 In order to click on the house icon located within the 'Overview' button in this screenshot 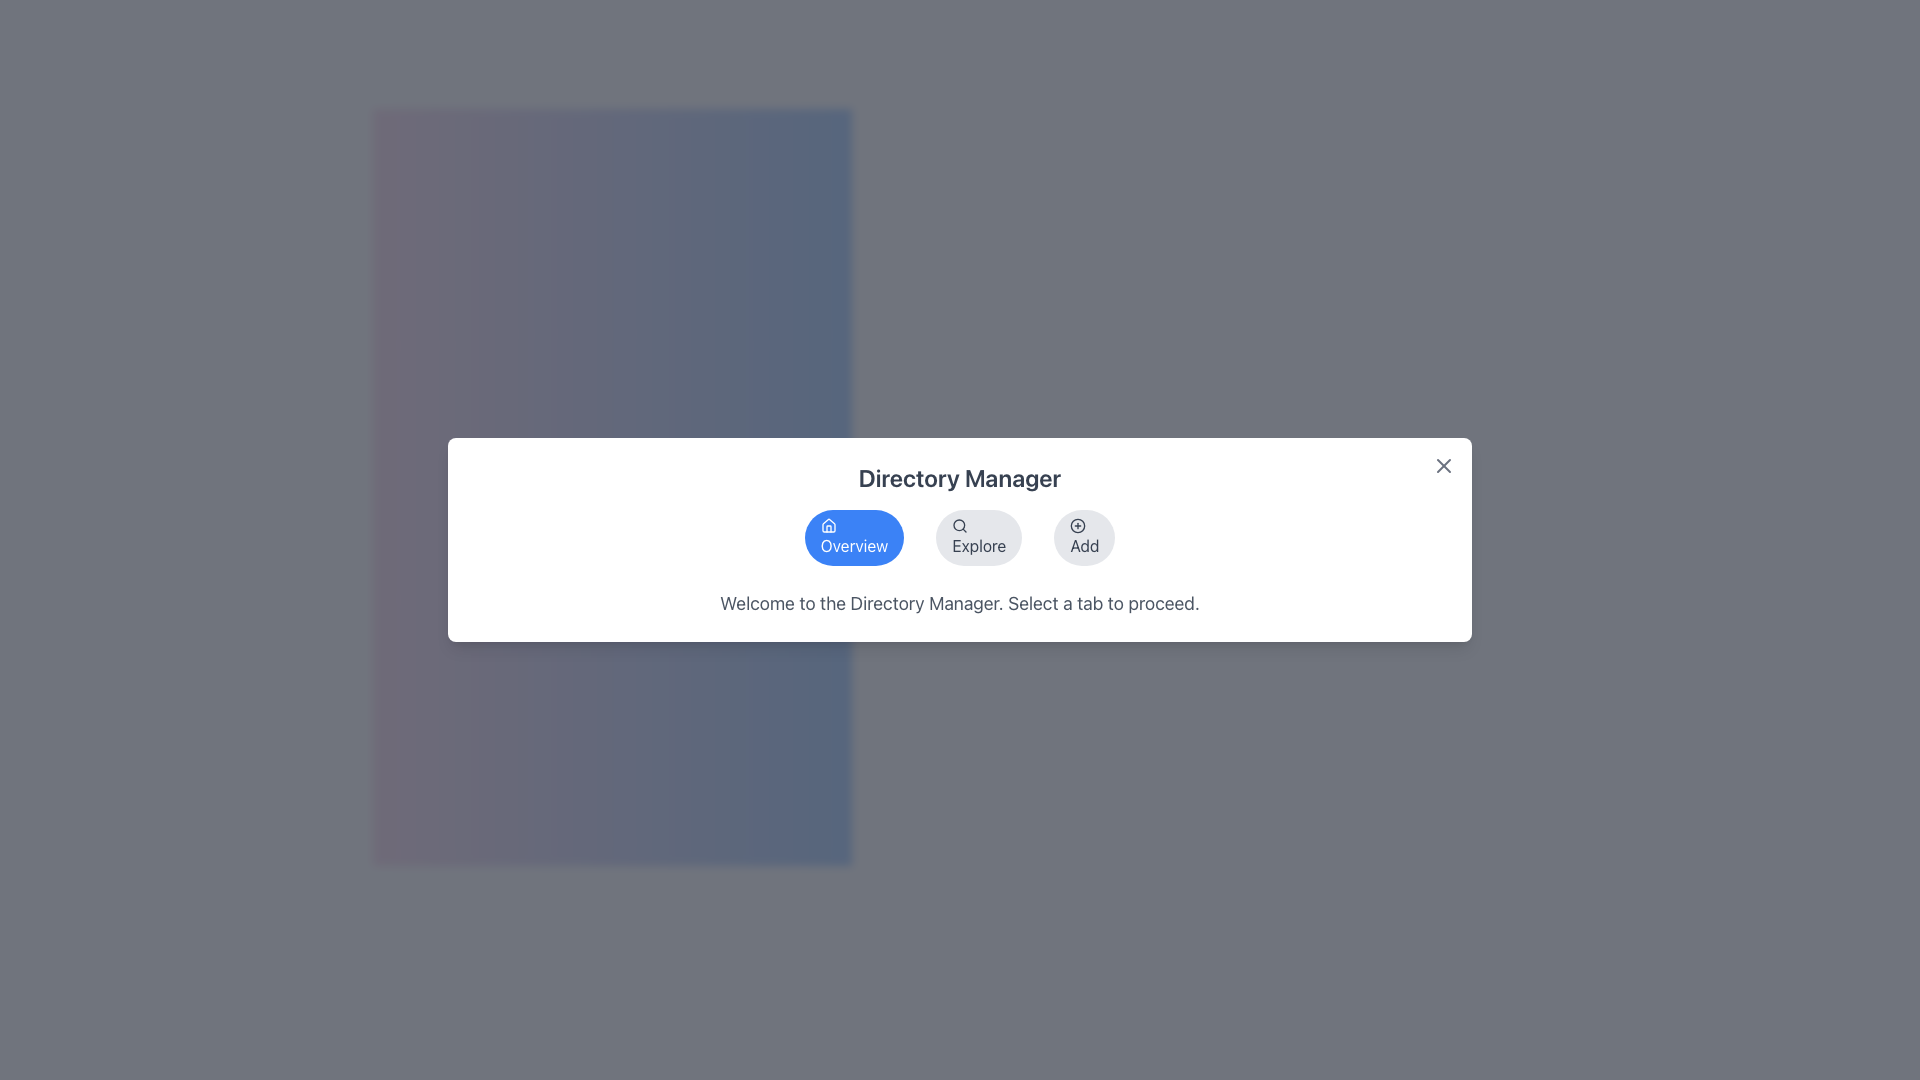, I will do `click(828, 524)`.